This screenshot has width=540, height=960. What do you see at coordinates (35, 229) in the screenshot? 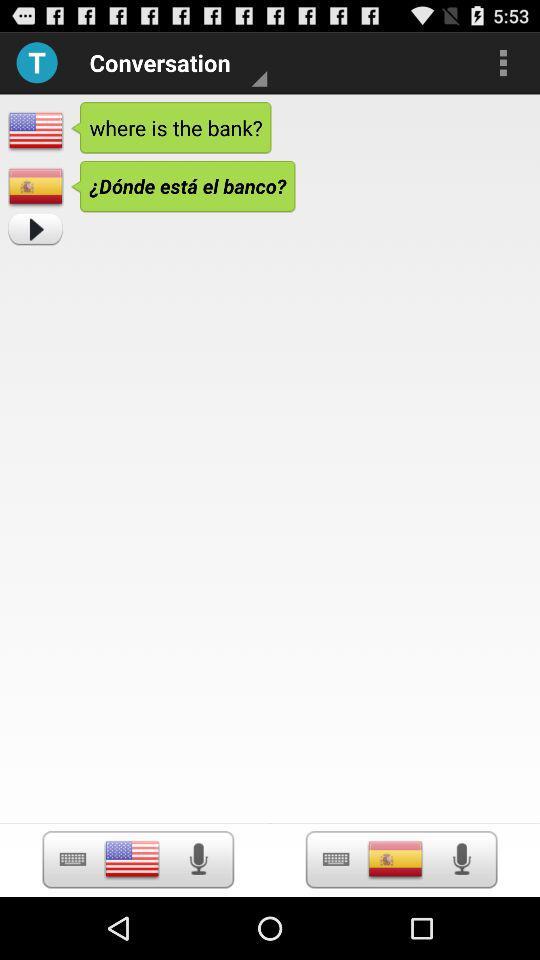
I see `go forward` at bounding box center [35, 229].